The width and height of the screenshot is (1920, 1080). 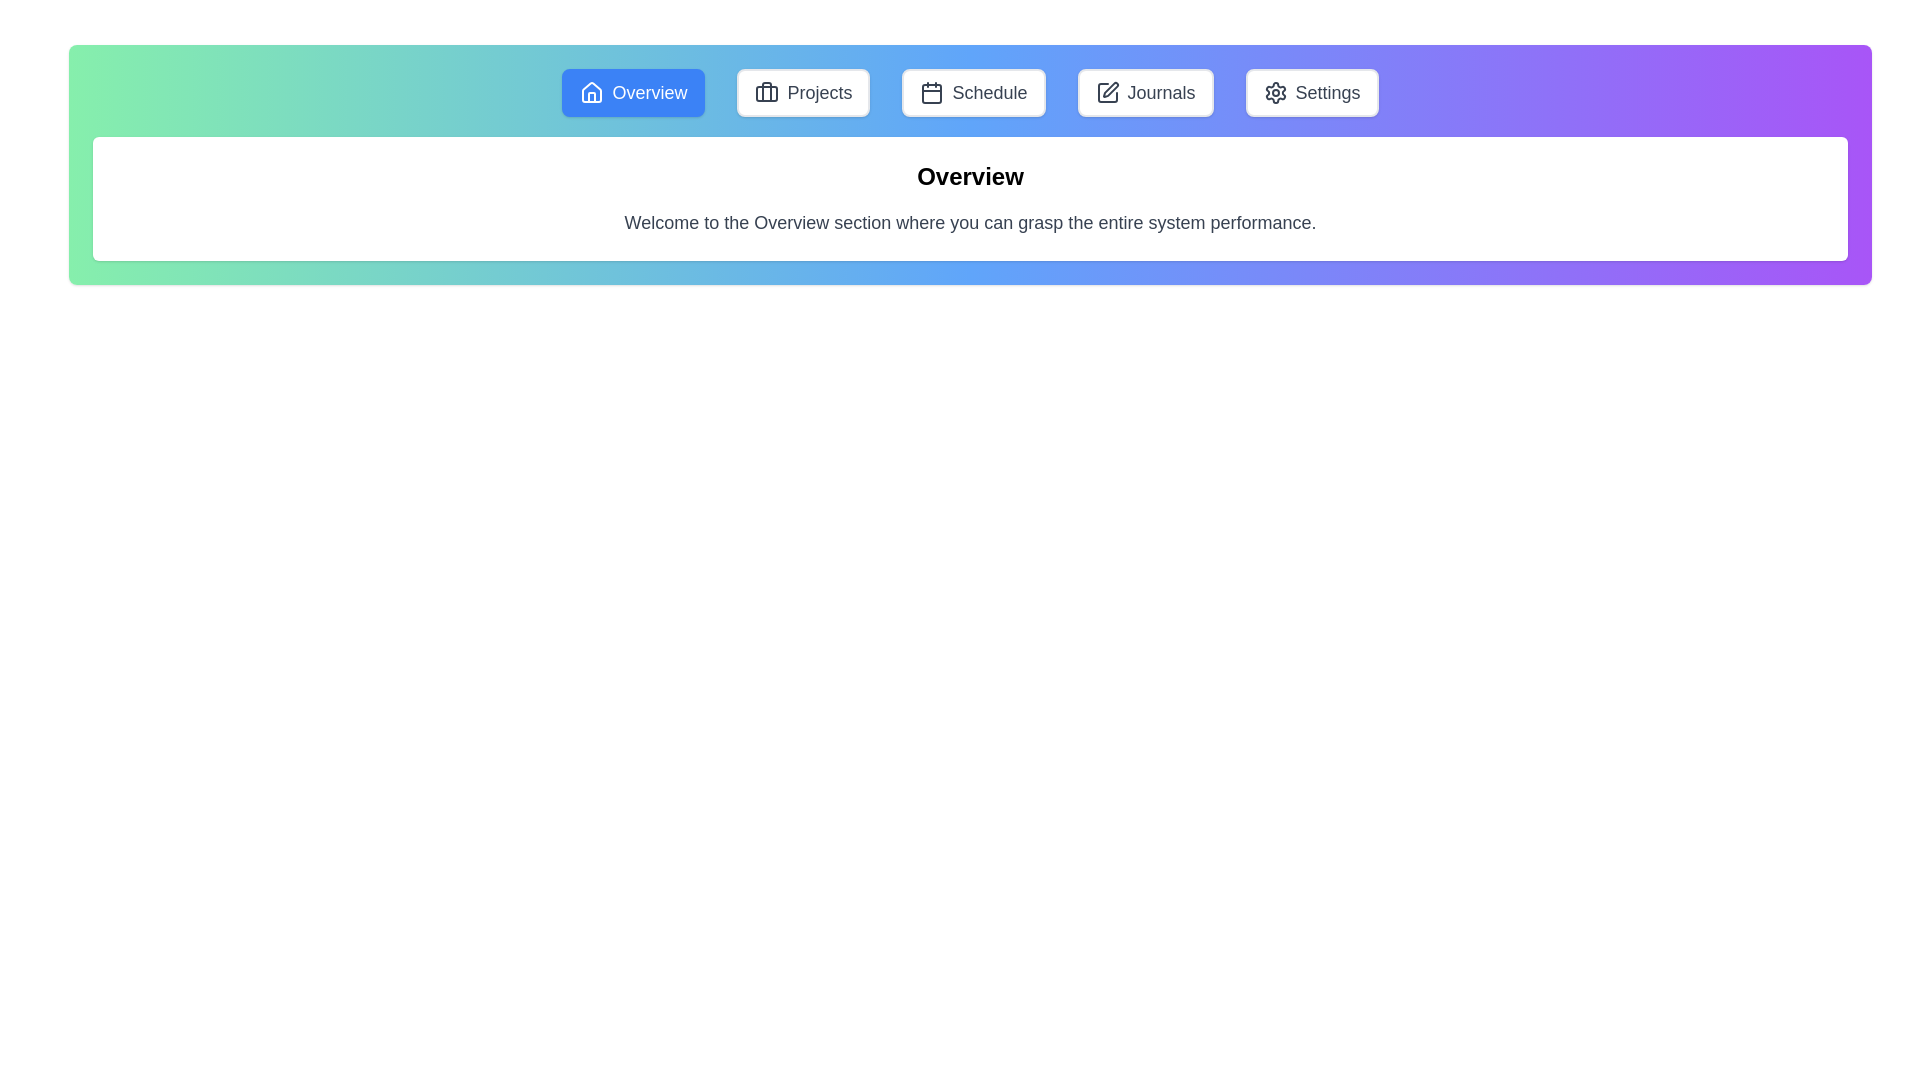 What do you see at coordinates (1312, 92) in the screenshot?
I see `the 'Settings' button, which is a rectangular button with rounded corners, featuring a white background, gray text, and a gear-shaped icon on its left side, located at the rightmost position in the navigation bar` at bounding box center [1312, 92].